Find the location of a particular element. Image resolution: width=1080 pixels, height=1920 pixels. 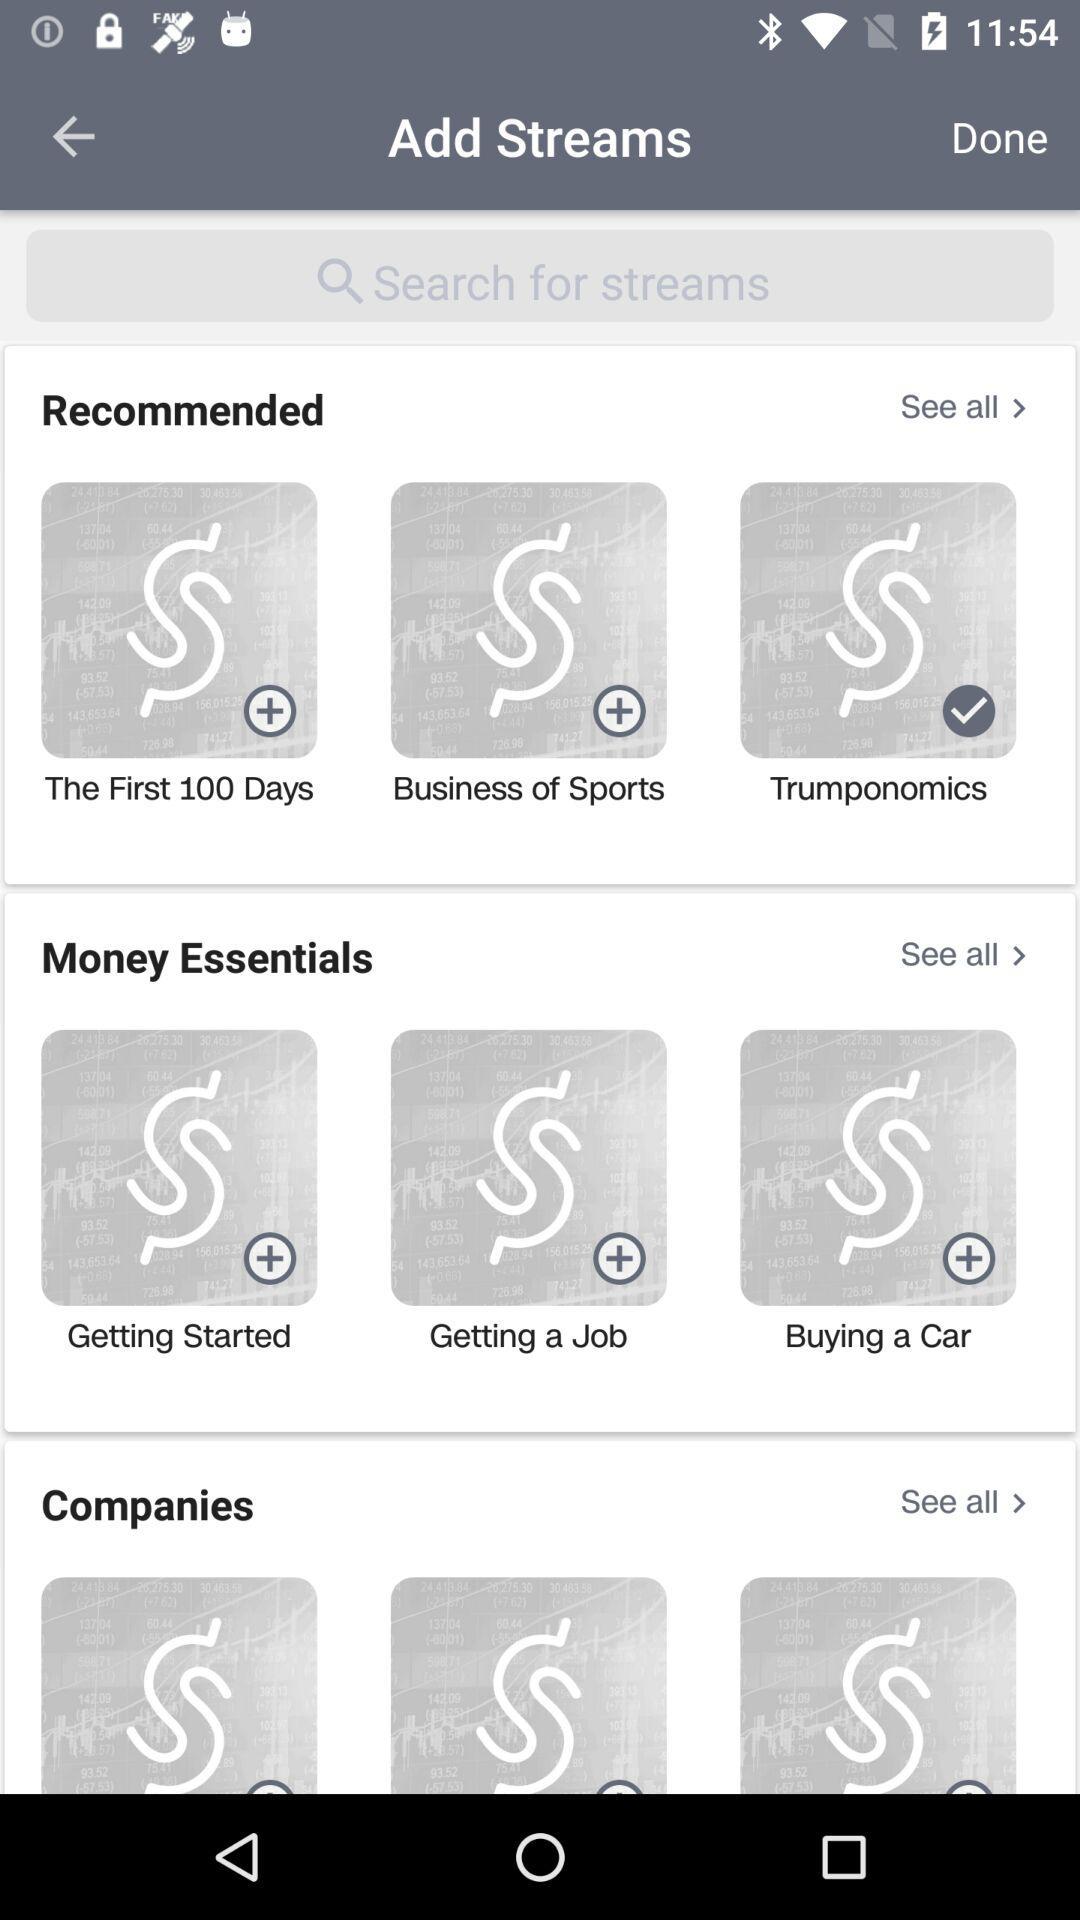

the icon next to the add streams icon is located at coordinates (999, 135).